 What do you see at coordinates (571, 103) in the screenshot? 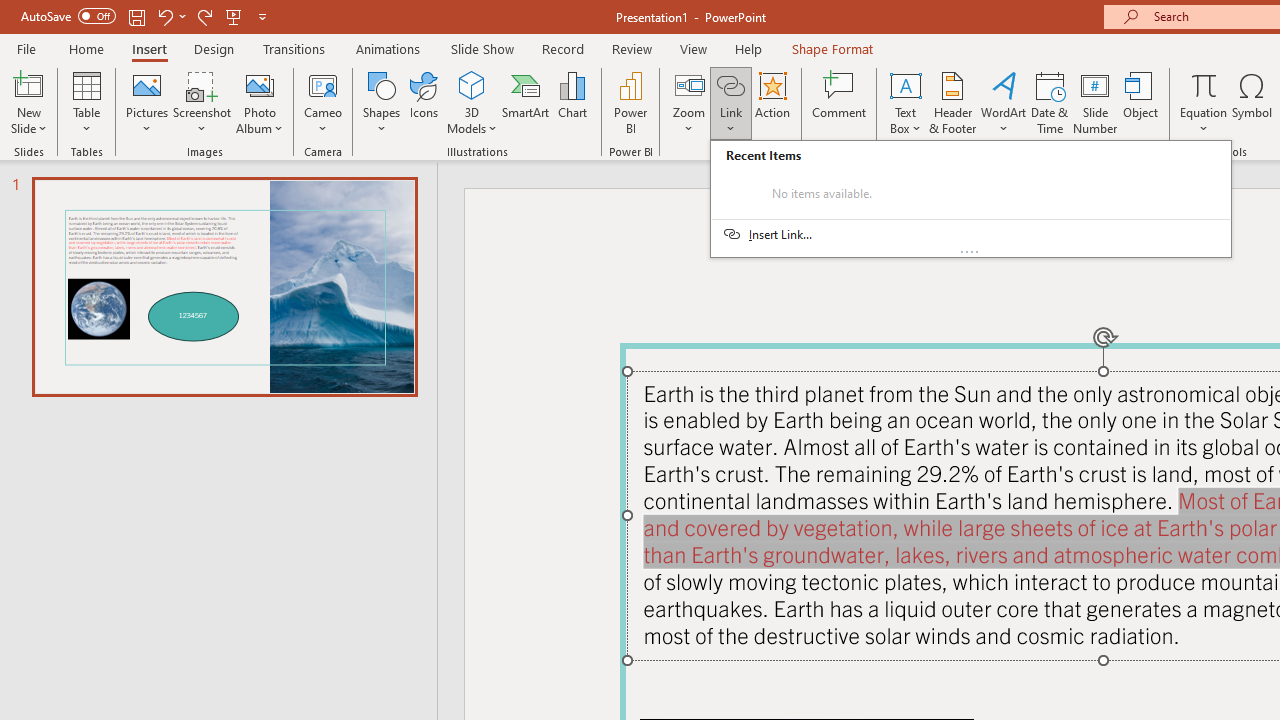
I see `'Chart...'` at bounding box center [571, 103].